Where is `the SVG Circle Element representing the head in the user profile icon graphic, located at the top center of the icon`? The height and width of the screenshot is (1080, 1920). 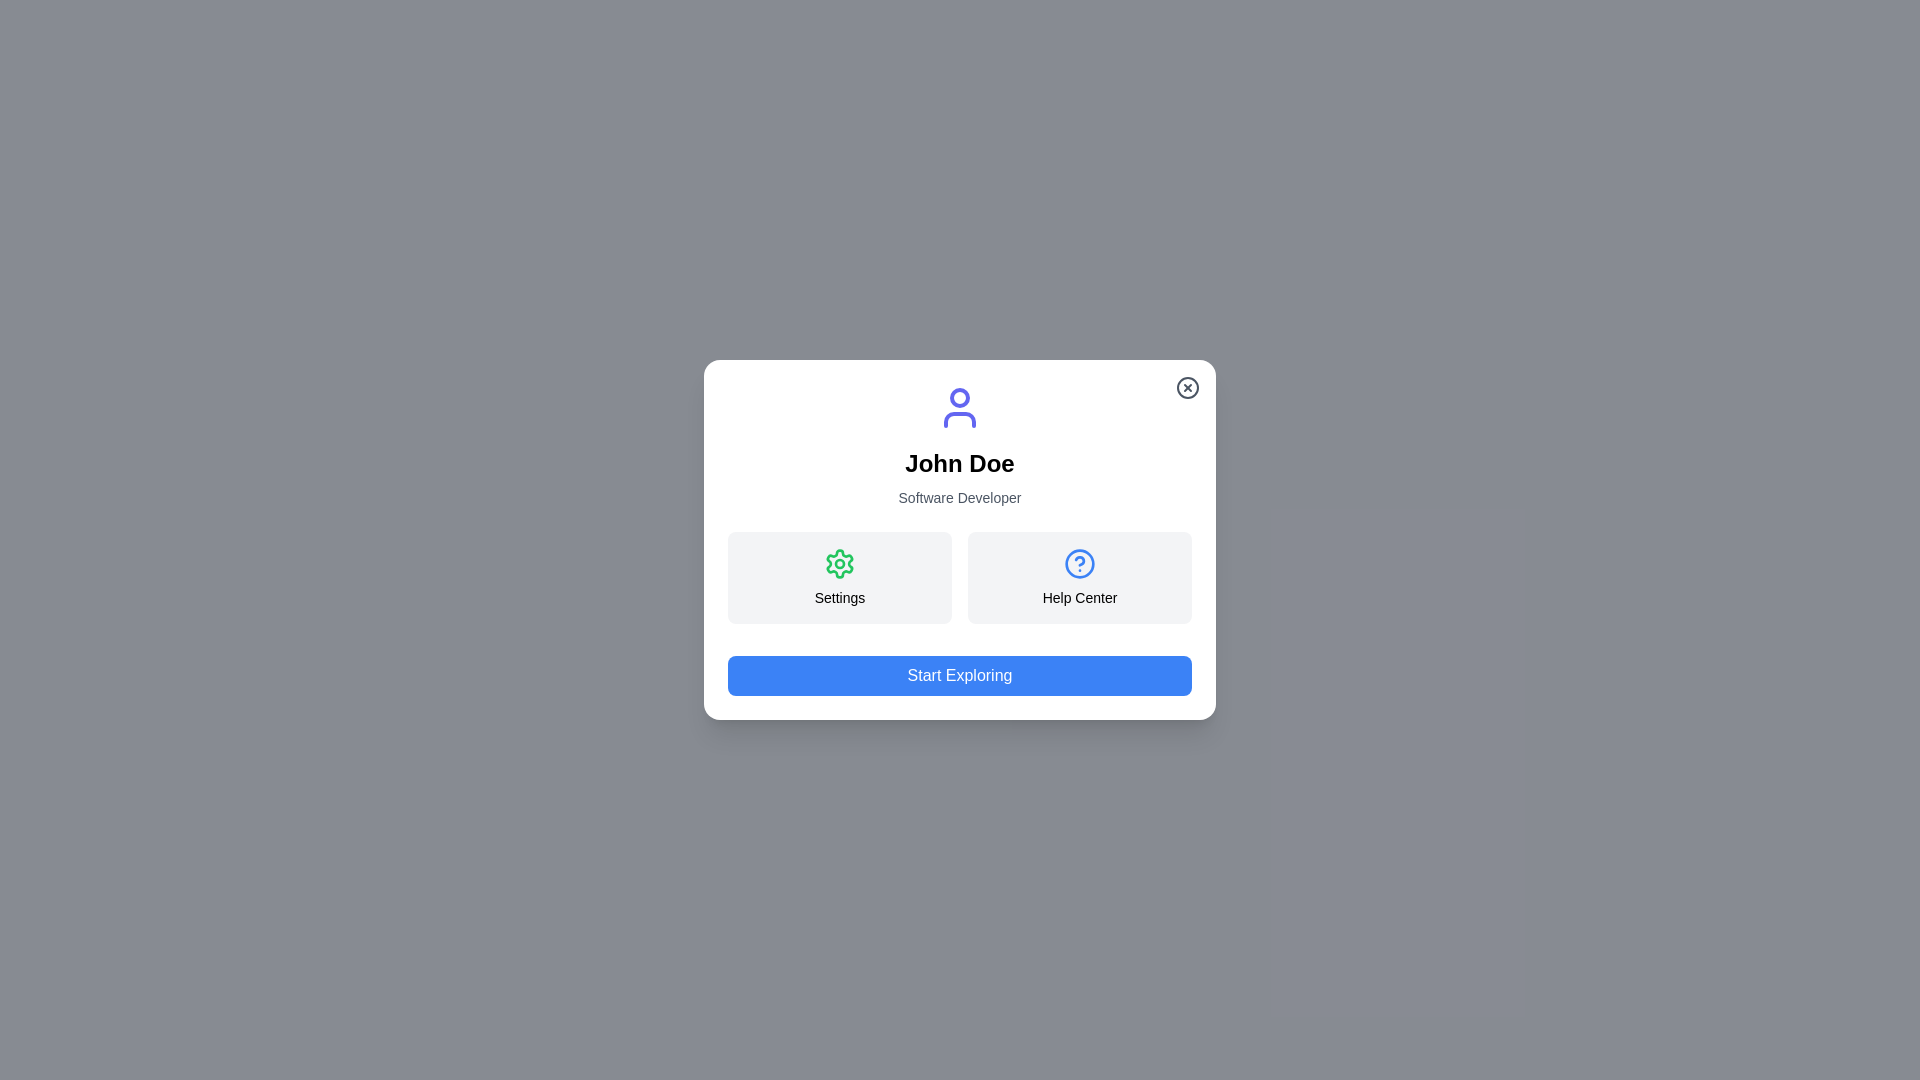 the SVG Circle Element representing the head in the user profile icon graphic, located at the top center of the icon is located at coordinates (960, 397).